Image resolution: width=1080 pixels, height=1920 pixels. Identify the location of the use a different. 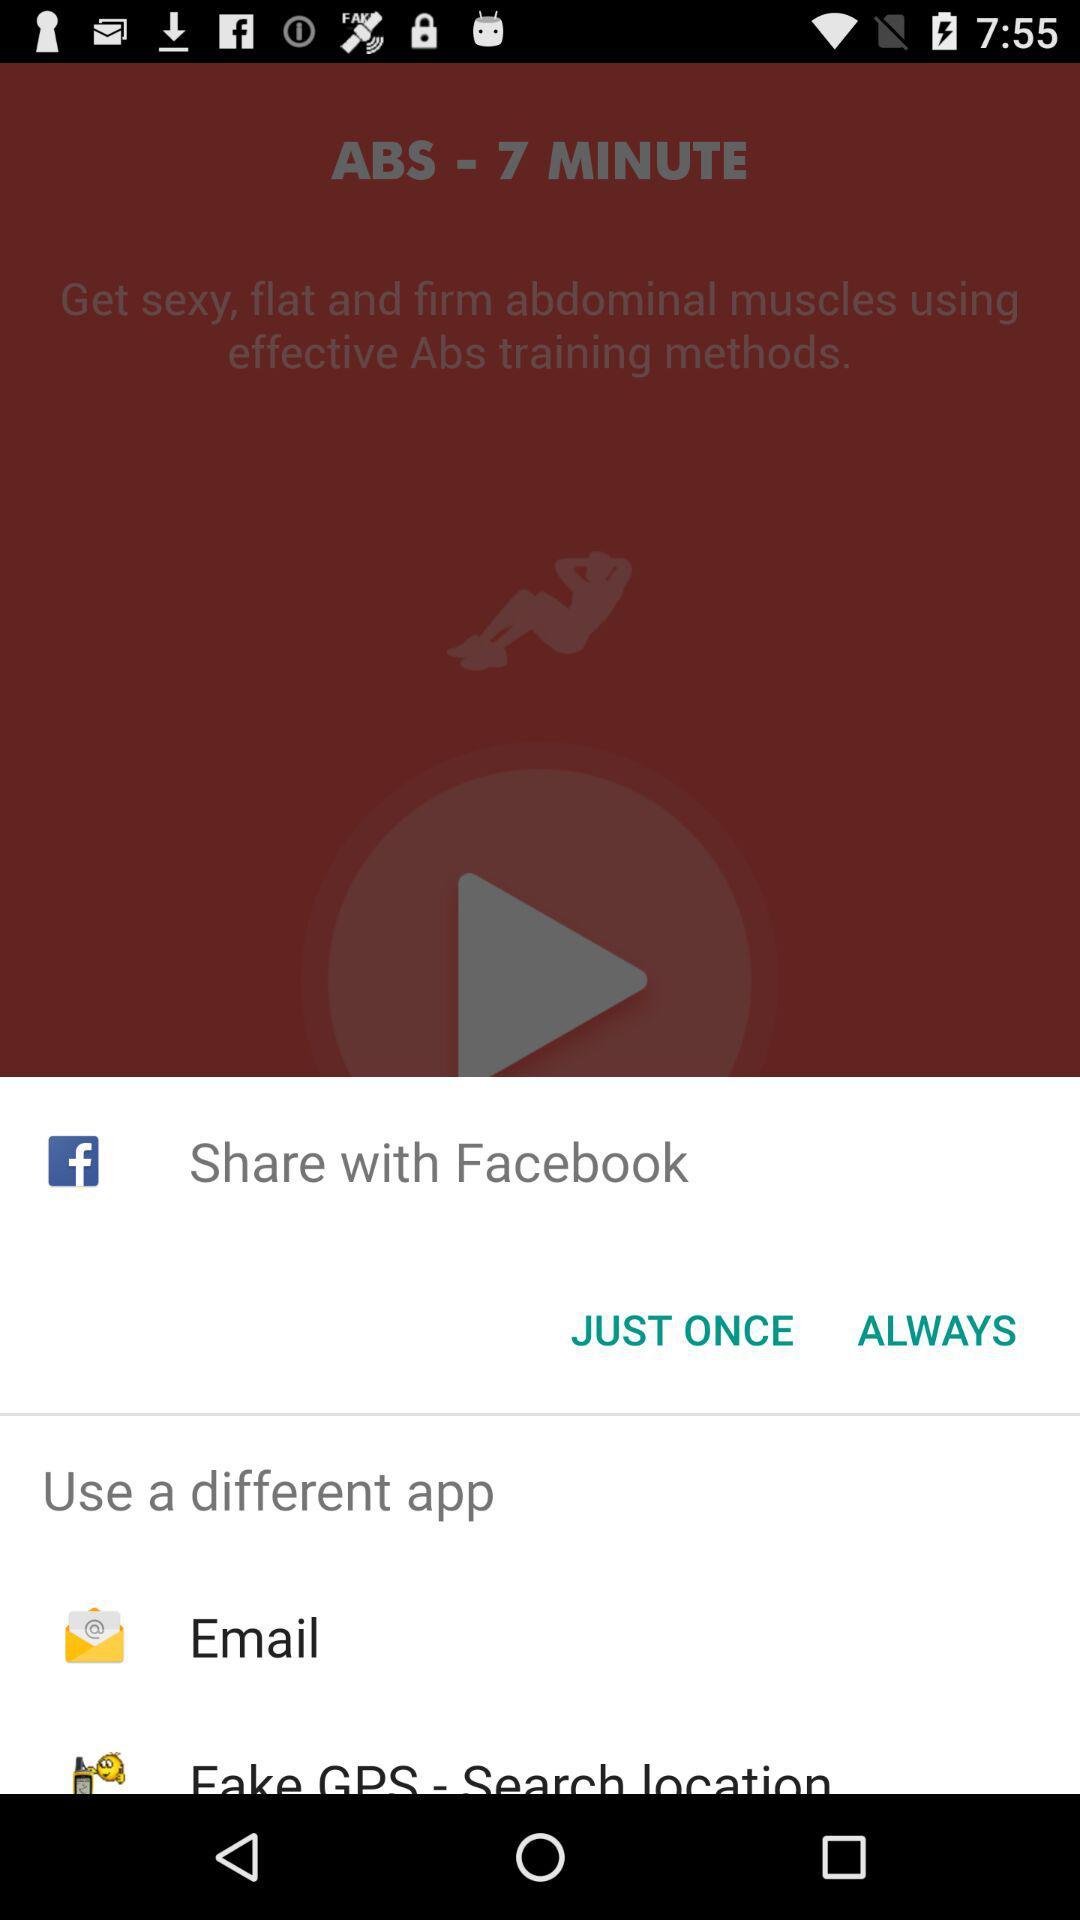
(540, 1489).